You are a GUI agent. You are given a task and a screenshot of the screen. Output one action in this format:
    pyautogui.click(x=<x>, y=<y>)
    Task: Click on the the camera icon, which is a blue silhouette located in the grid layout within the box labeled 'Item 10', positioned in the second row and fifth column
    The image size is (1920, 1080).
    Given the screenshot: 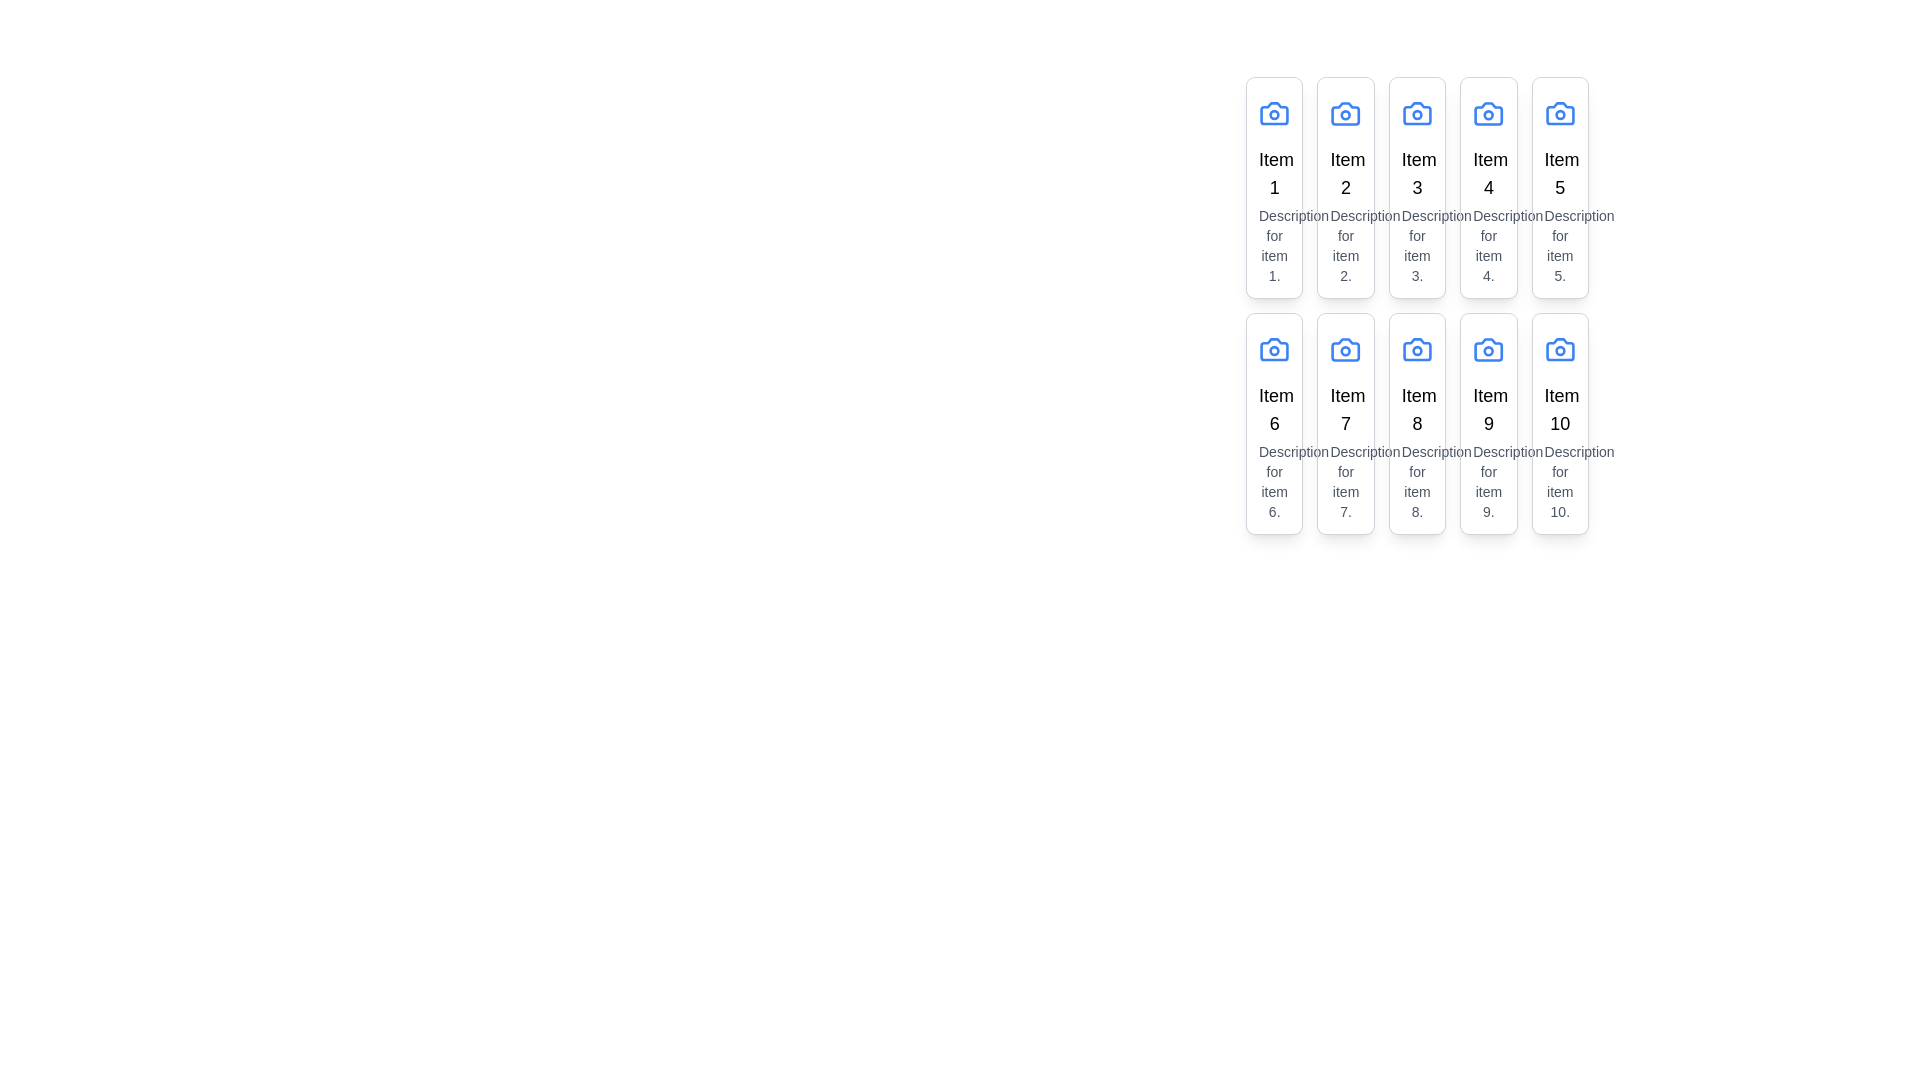 What is the action you would take?
    pyautogui.click(x=1559, y=349)
    